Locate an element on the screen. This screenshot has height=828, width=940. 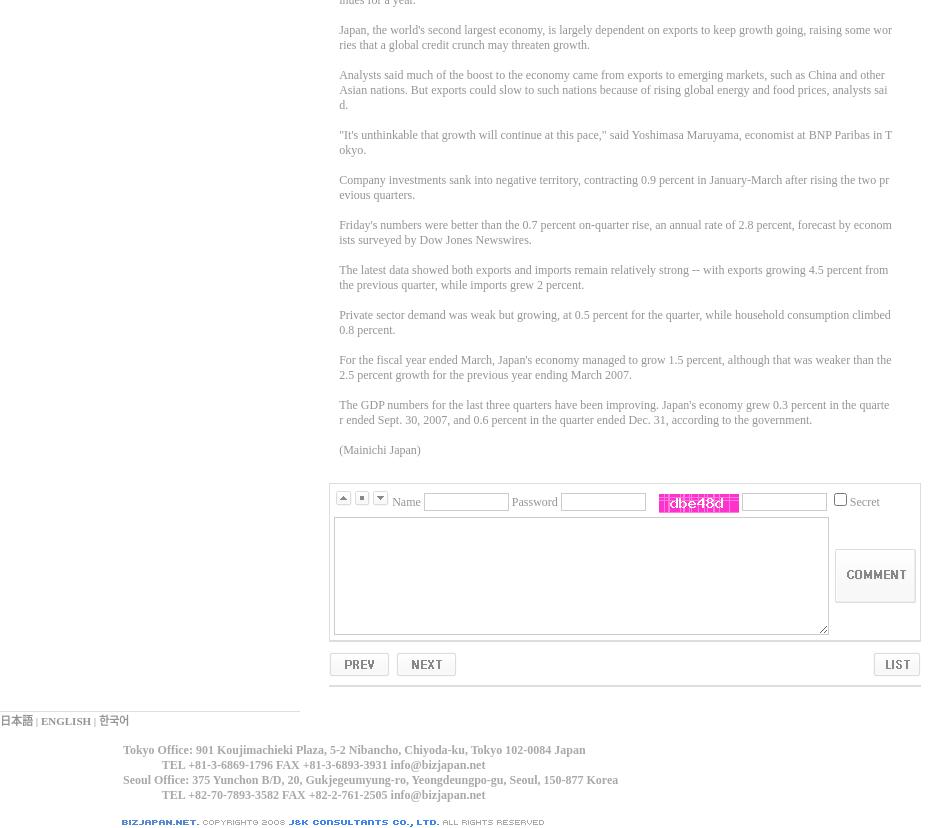
'Private sector demand was weak but growing, at 0.5 percent for the quarter, while household consumption climbed 0.8 percent.' is located at coordinates (338, 321).